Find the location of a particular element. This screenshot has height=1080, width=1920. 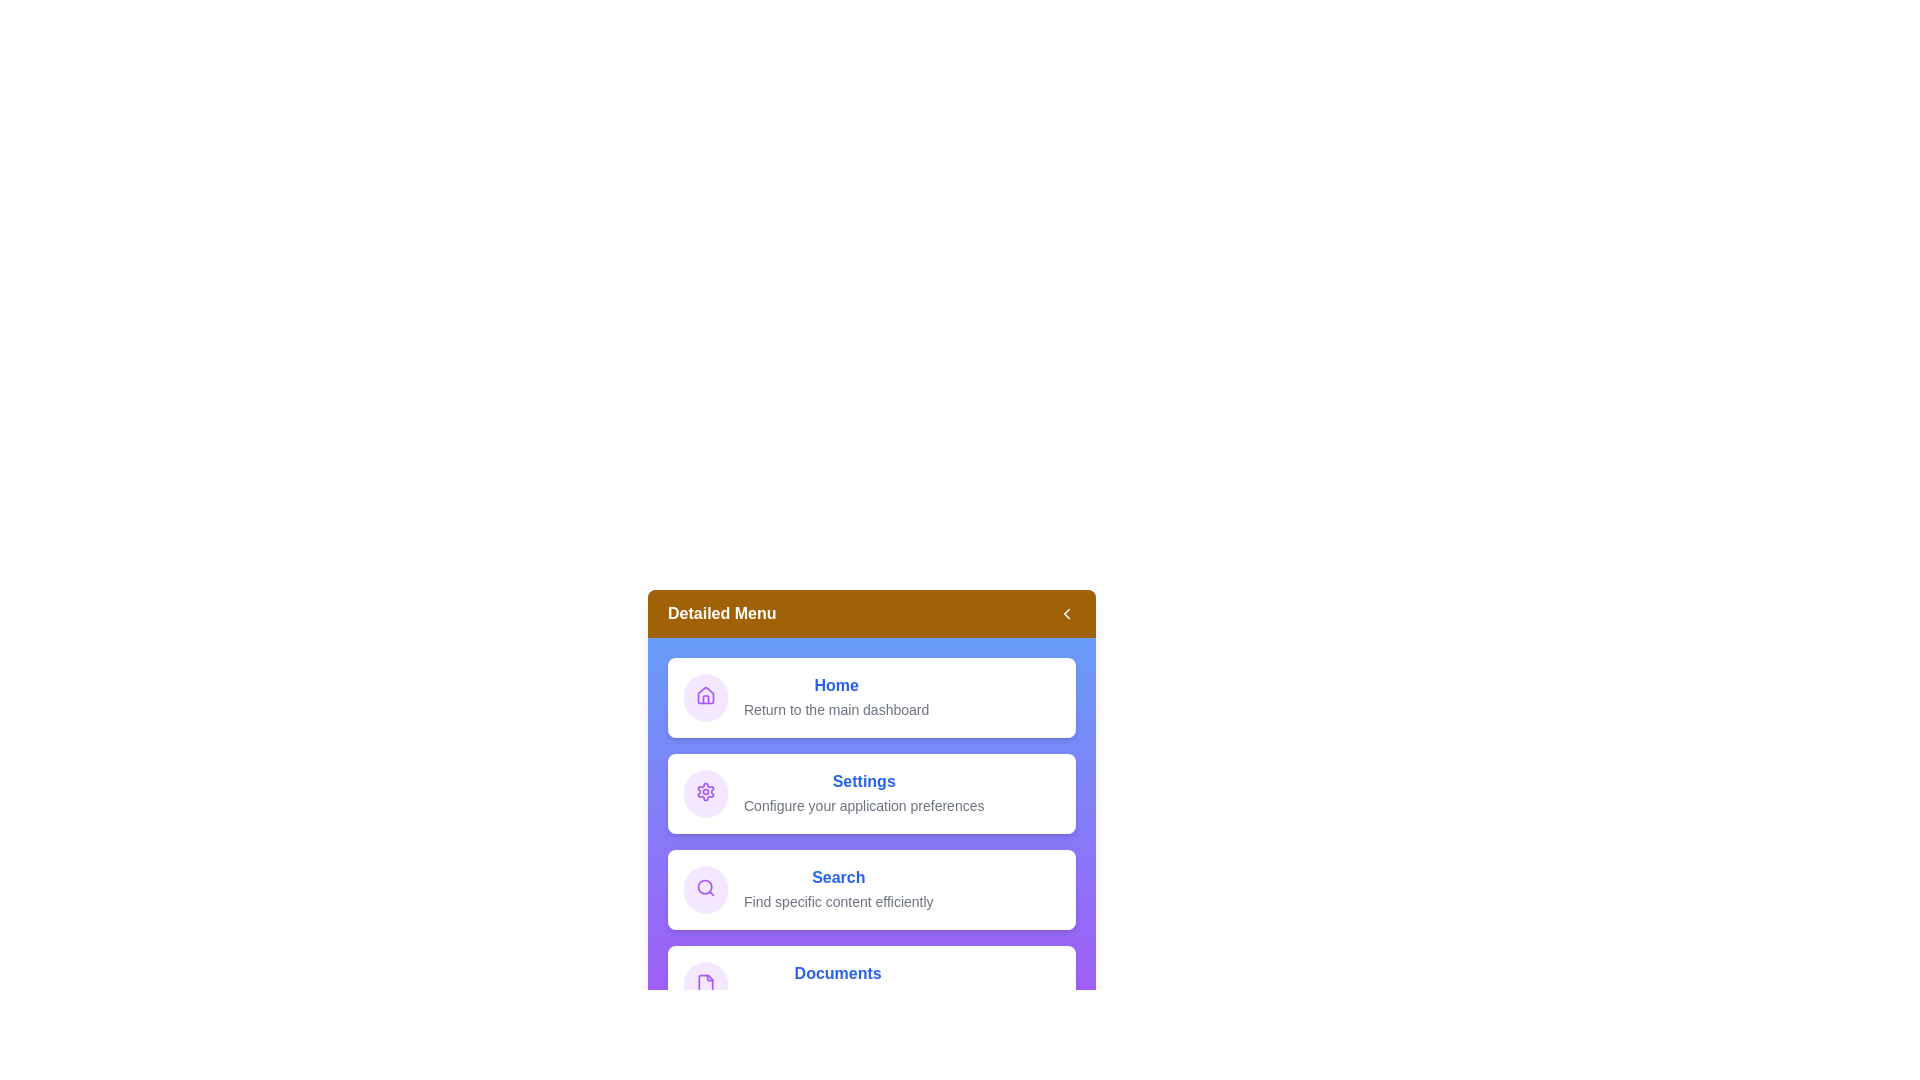

the menu item Documents to interact with it is located at coordinates (872, 985).